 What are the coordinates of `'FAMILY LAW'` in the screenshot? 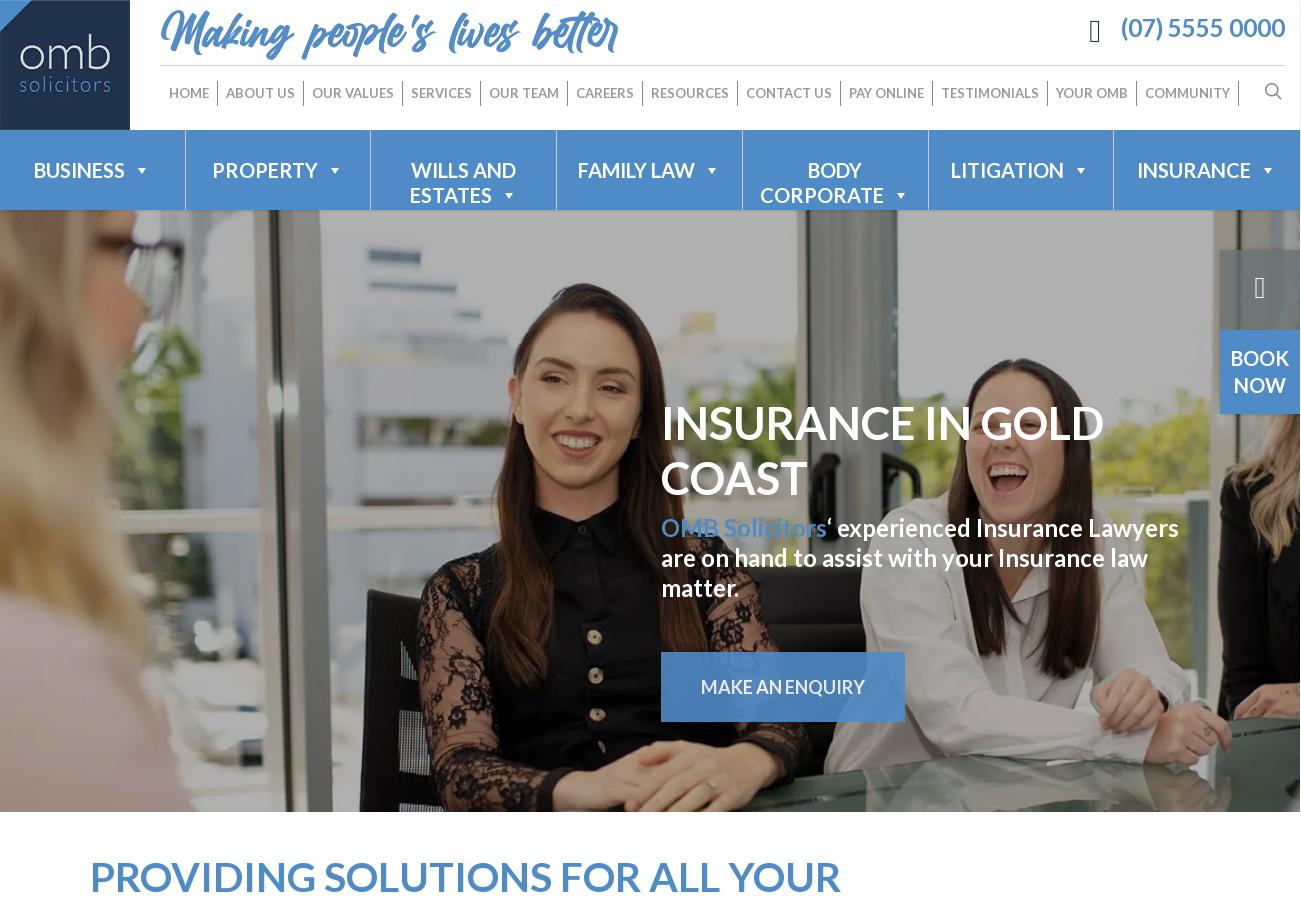 It's located at (634, 168).